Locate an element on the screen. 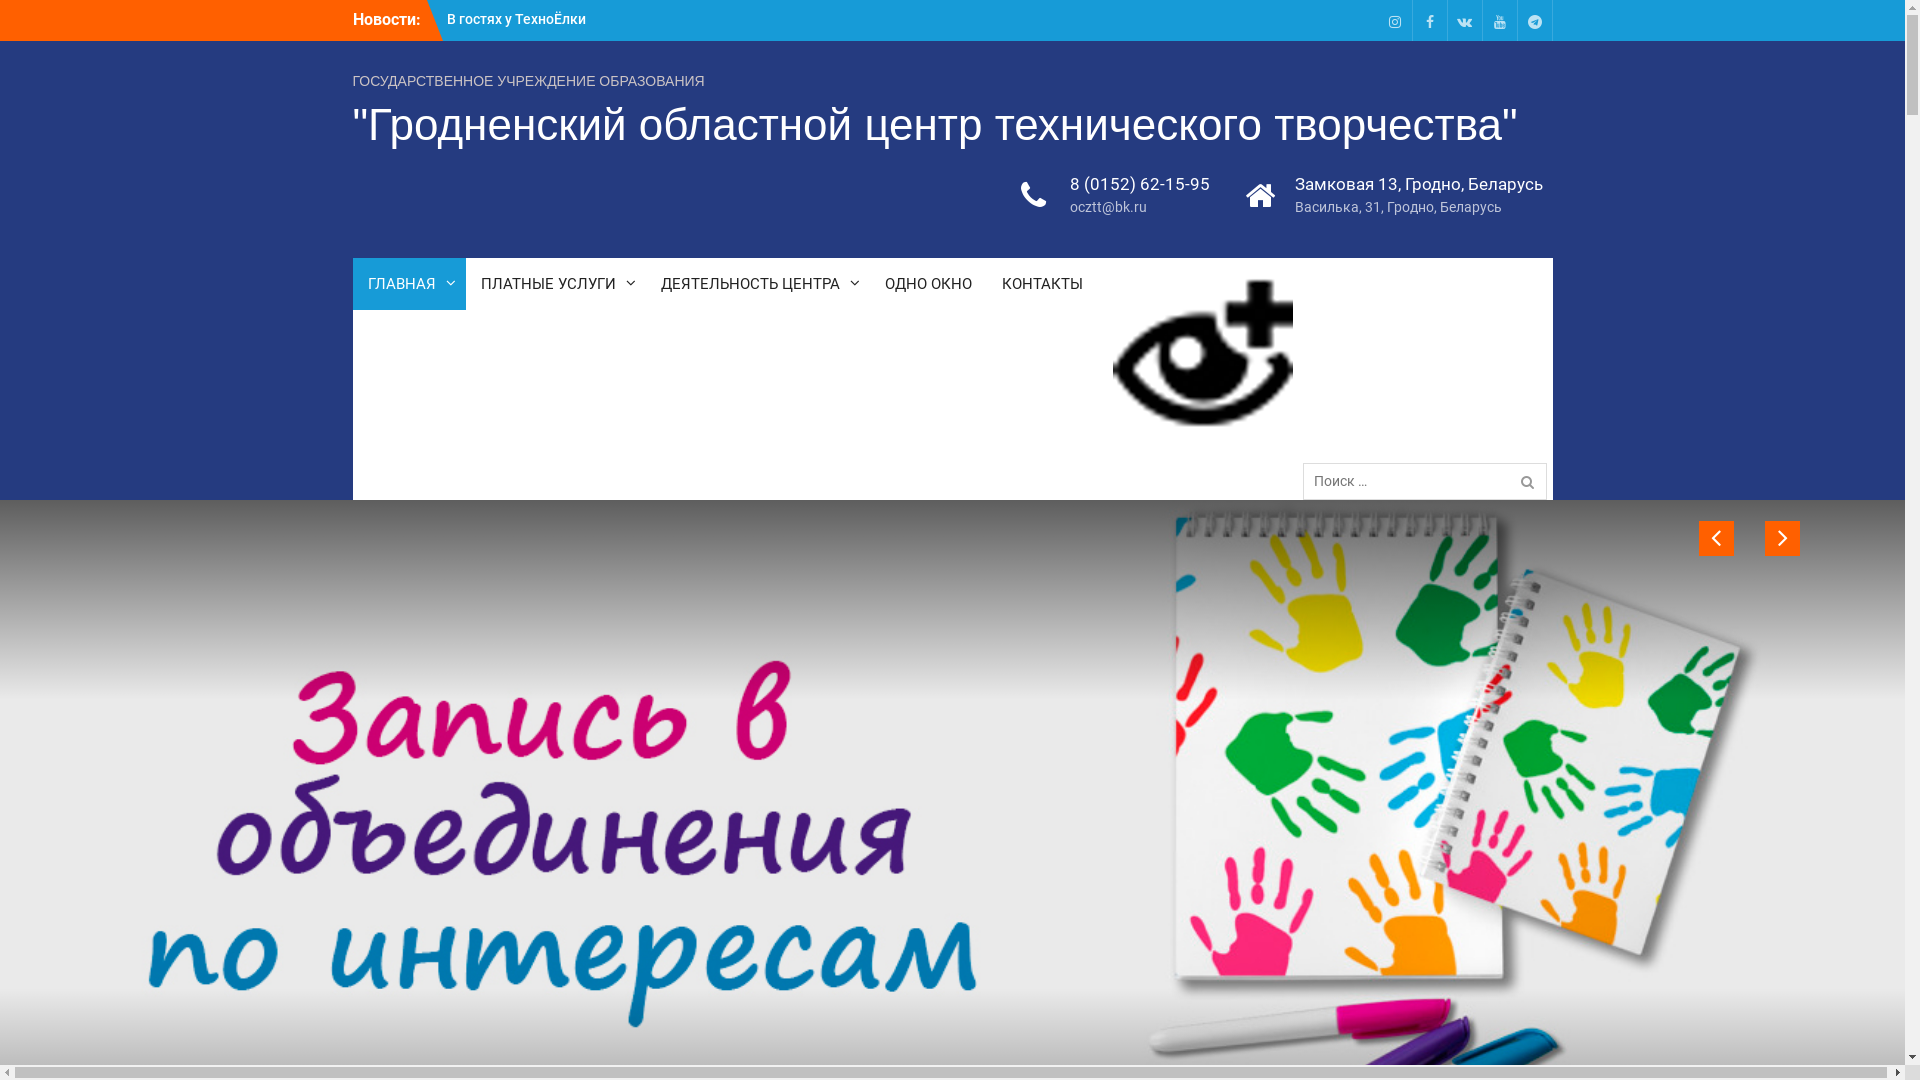 The height and width of the screenshot is (1080, 1920). 'Youtube' is located at coordinates (1499, 20).